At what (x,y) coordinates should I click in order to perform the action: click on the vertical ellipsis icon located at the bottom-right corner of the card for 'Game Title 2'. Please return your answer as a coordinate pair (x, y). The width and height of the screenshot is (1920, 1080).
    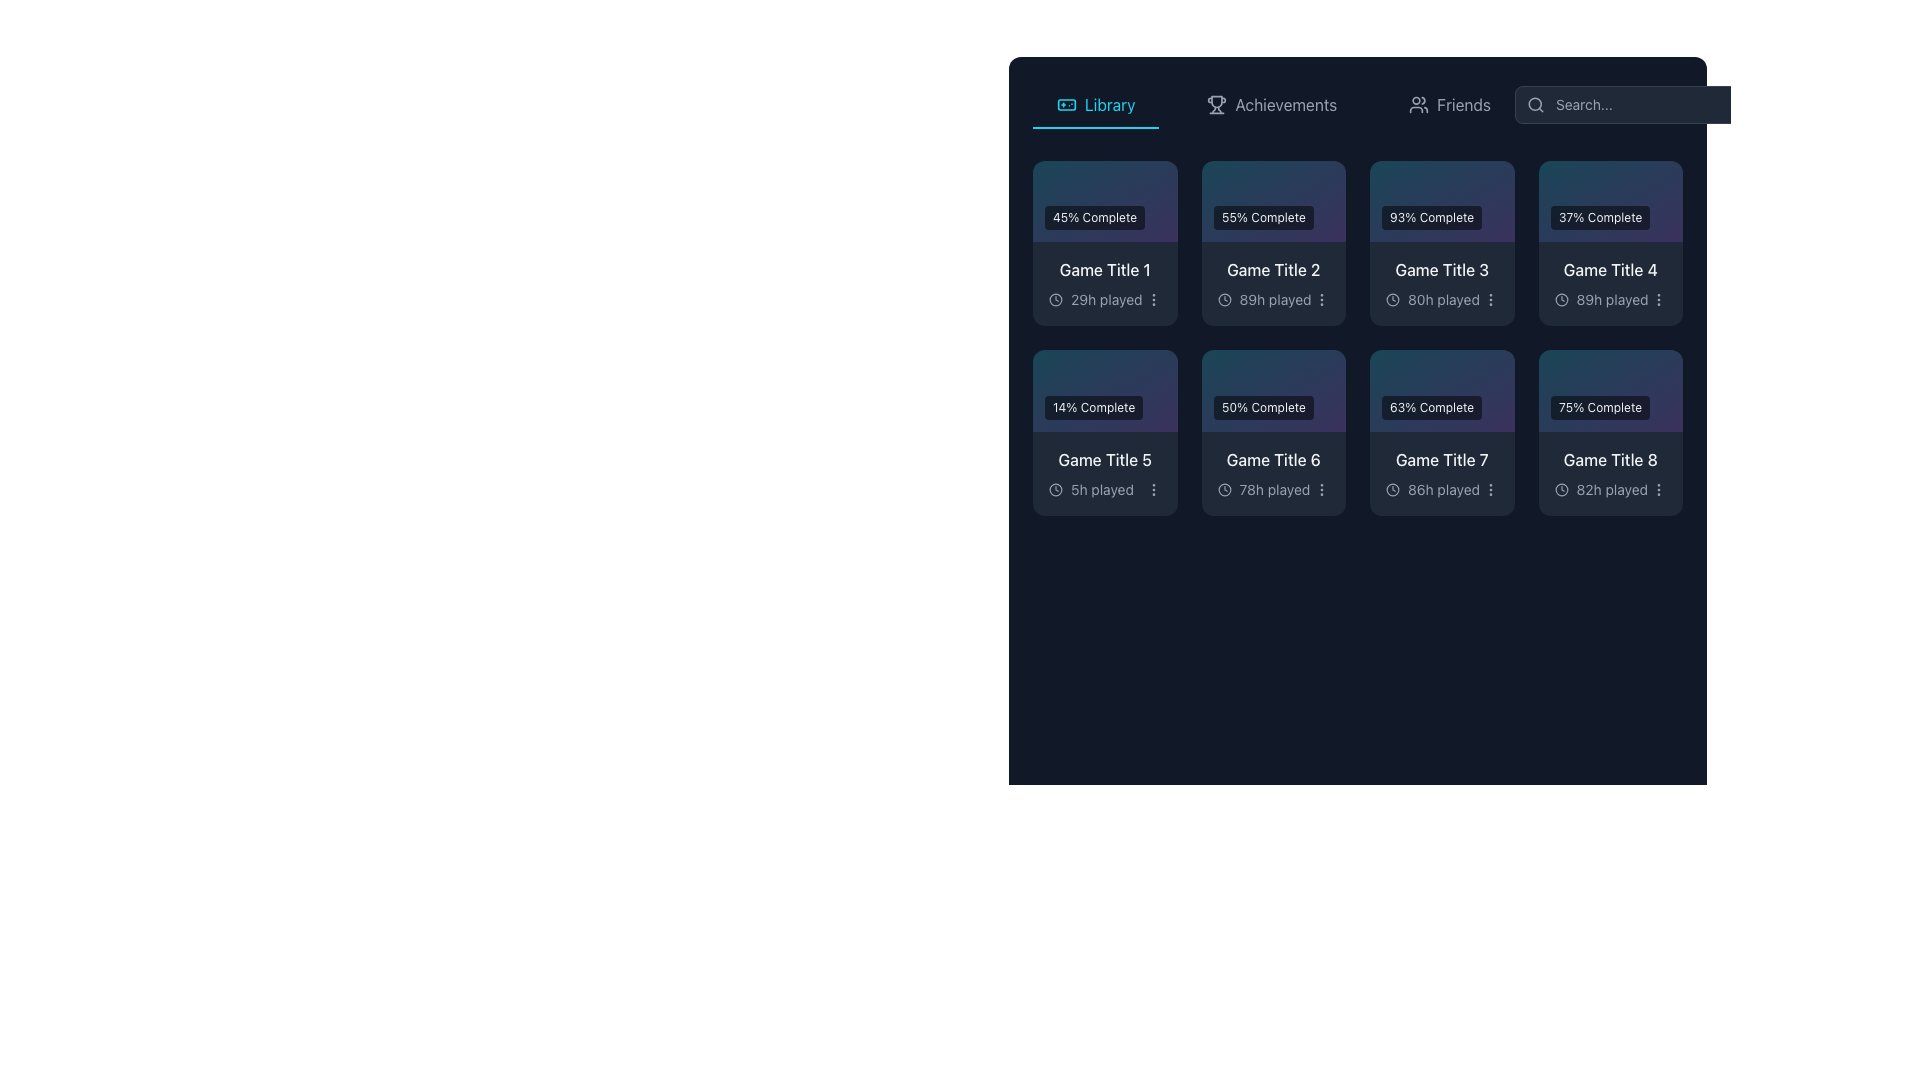
    Looking at the image, I should click on (1321, 300).